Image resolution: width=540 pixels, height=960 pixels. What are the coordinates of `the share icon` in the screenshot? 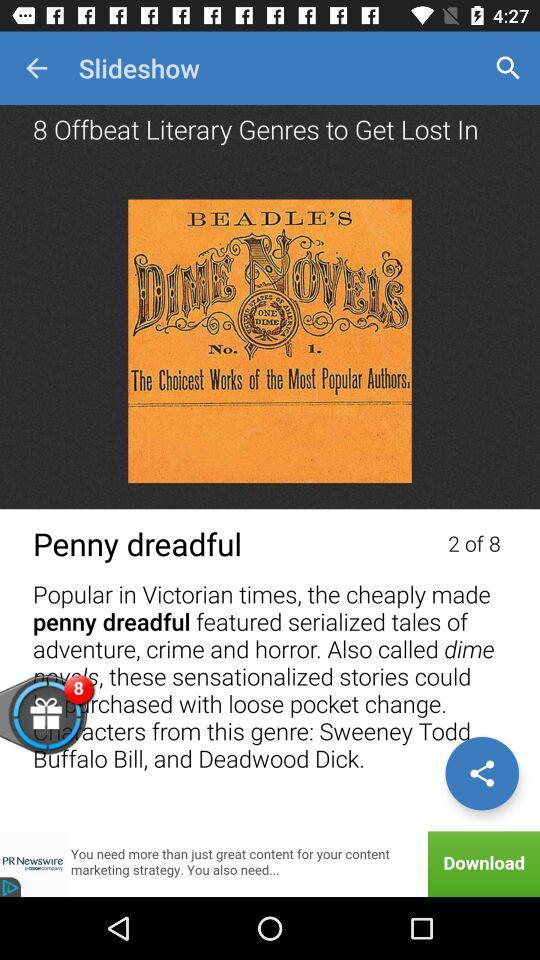 It's located at (481, 772).